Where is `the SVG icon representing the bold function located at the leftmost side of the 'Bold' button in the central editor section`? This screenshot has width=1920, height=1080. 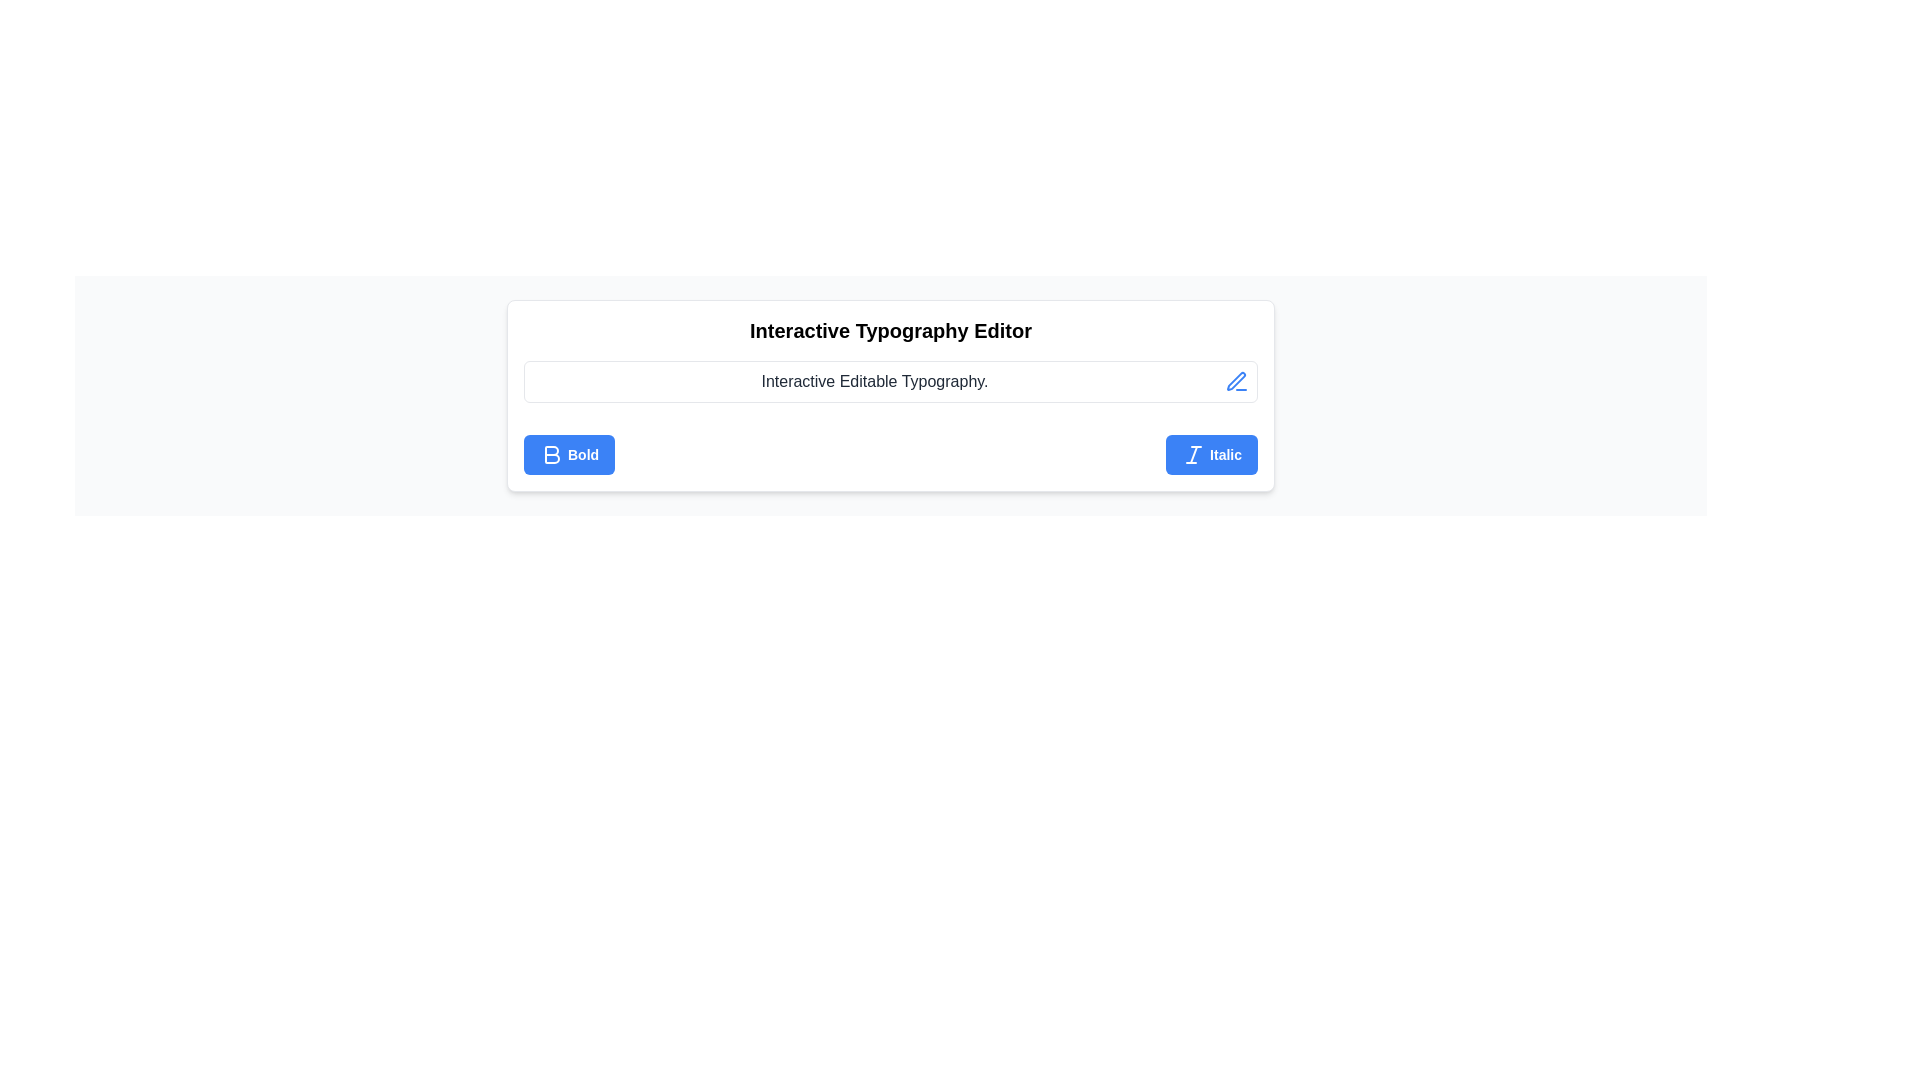 the SVG icon representing the bold function located at the leftmost side of the 'Bold' button in the central editor section is located at coordinates (552, 455).